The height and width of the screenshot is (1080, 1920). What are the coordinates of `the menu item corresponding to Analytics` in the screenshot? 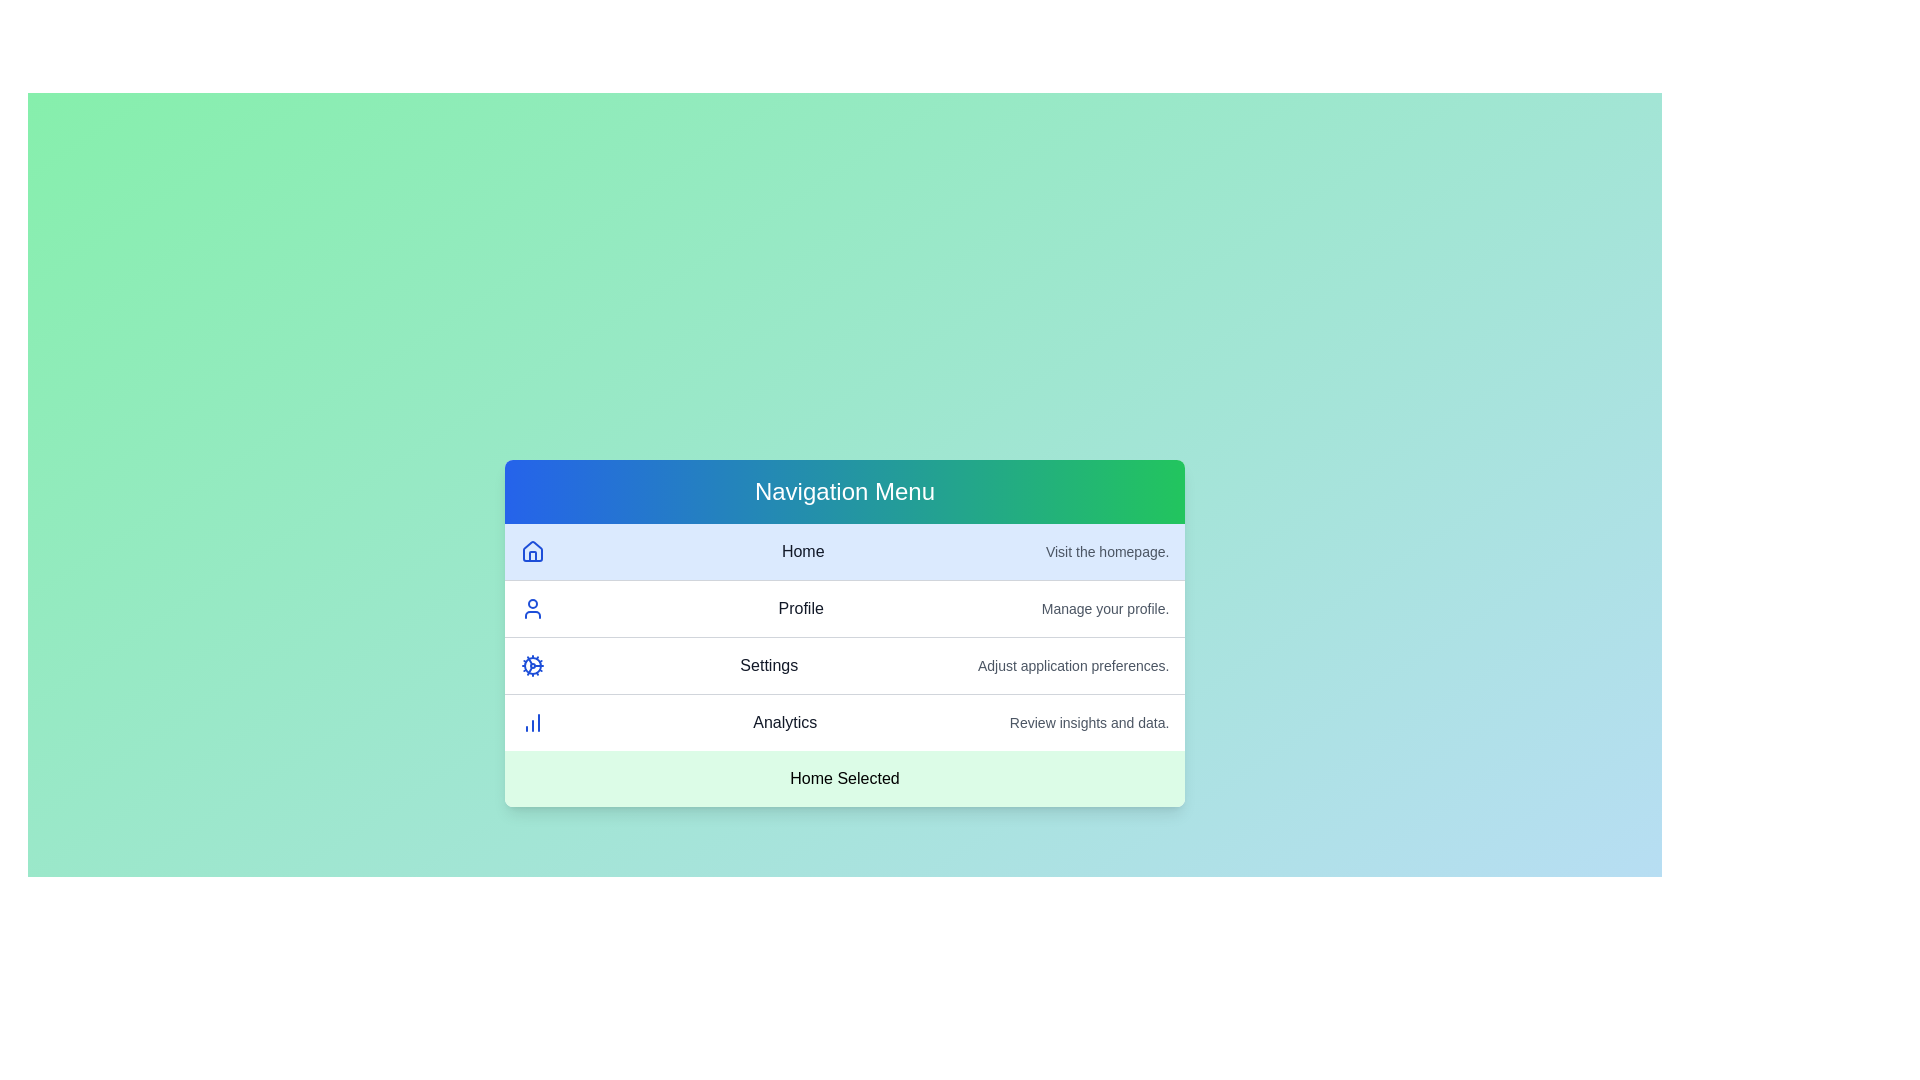 It's located at (844, 721).